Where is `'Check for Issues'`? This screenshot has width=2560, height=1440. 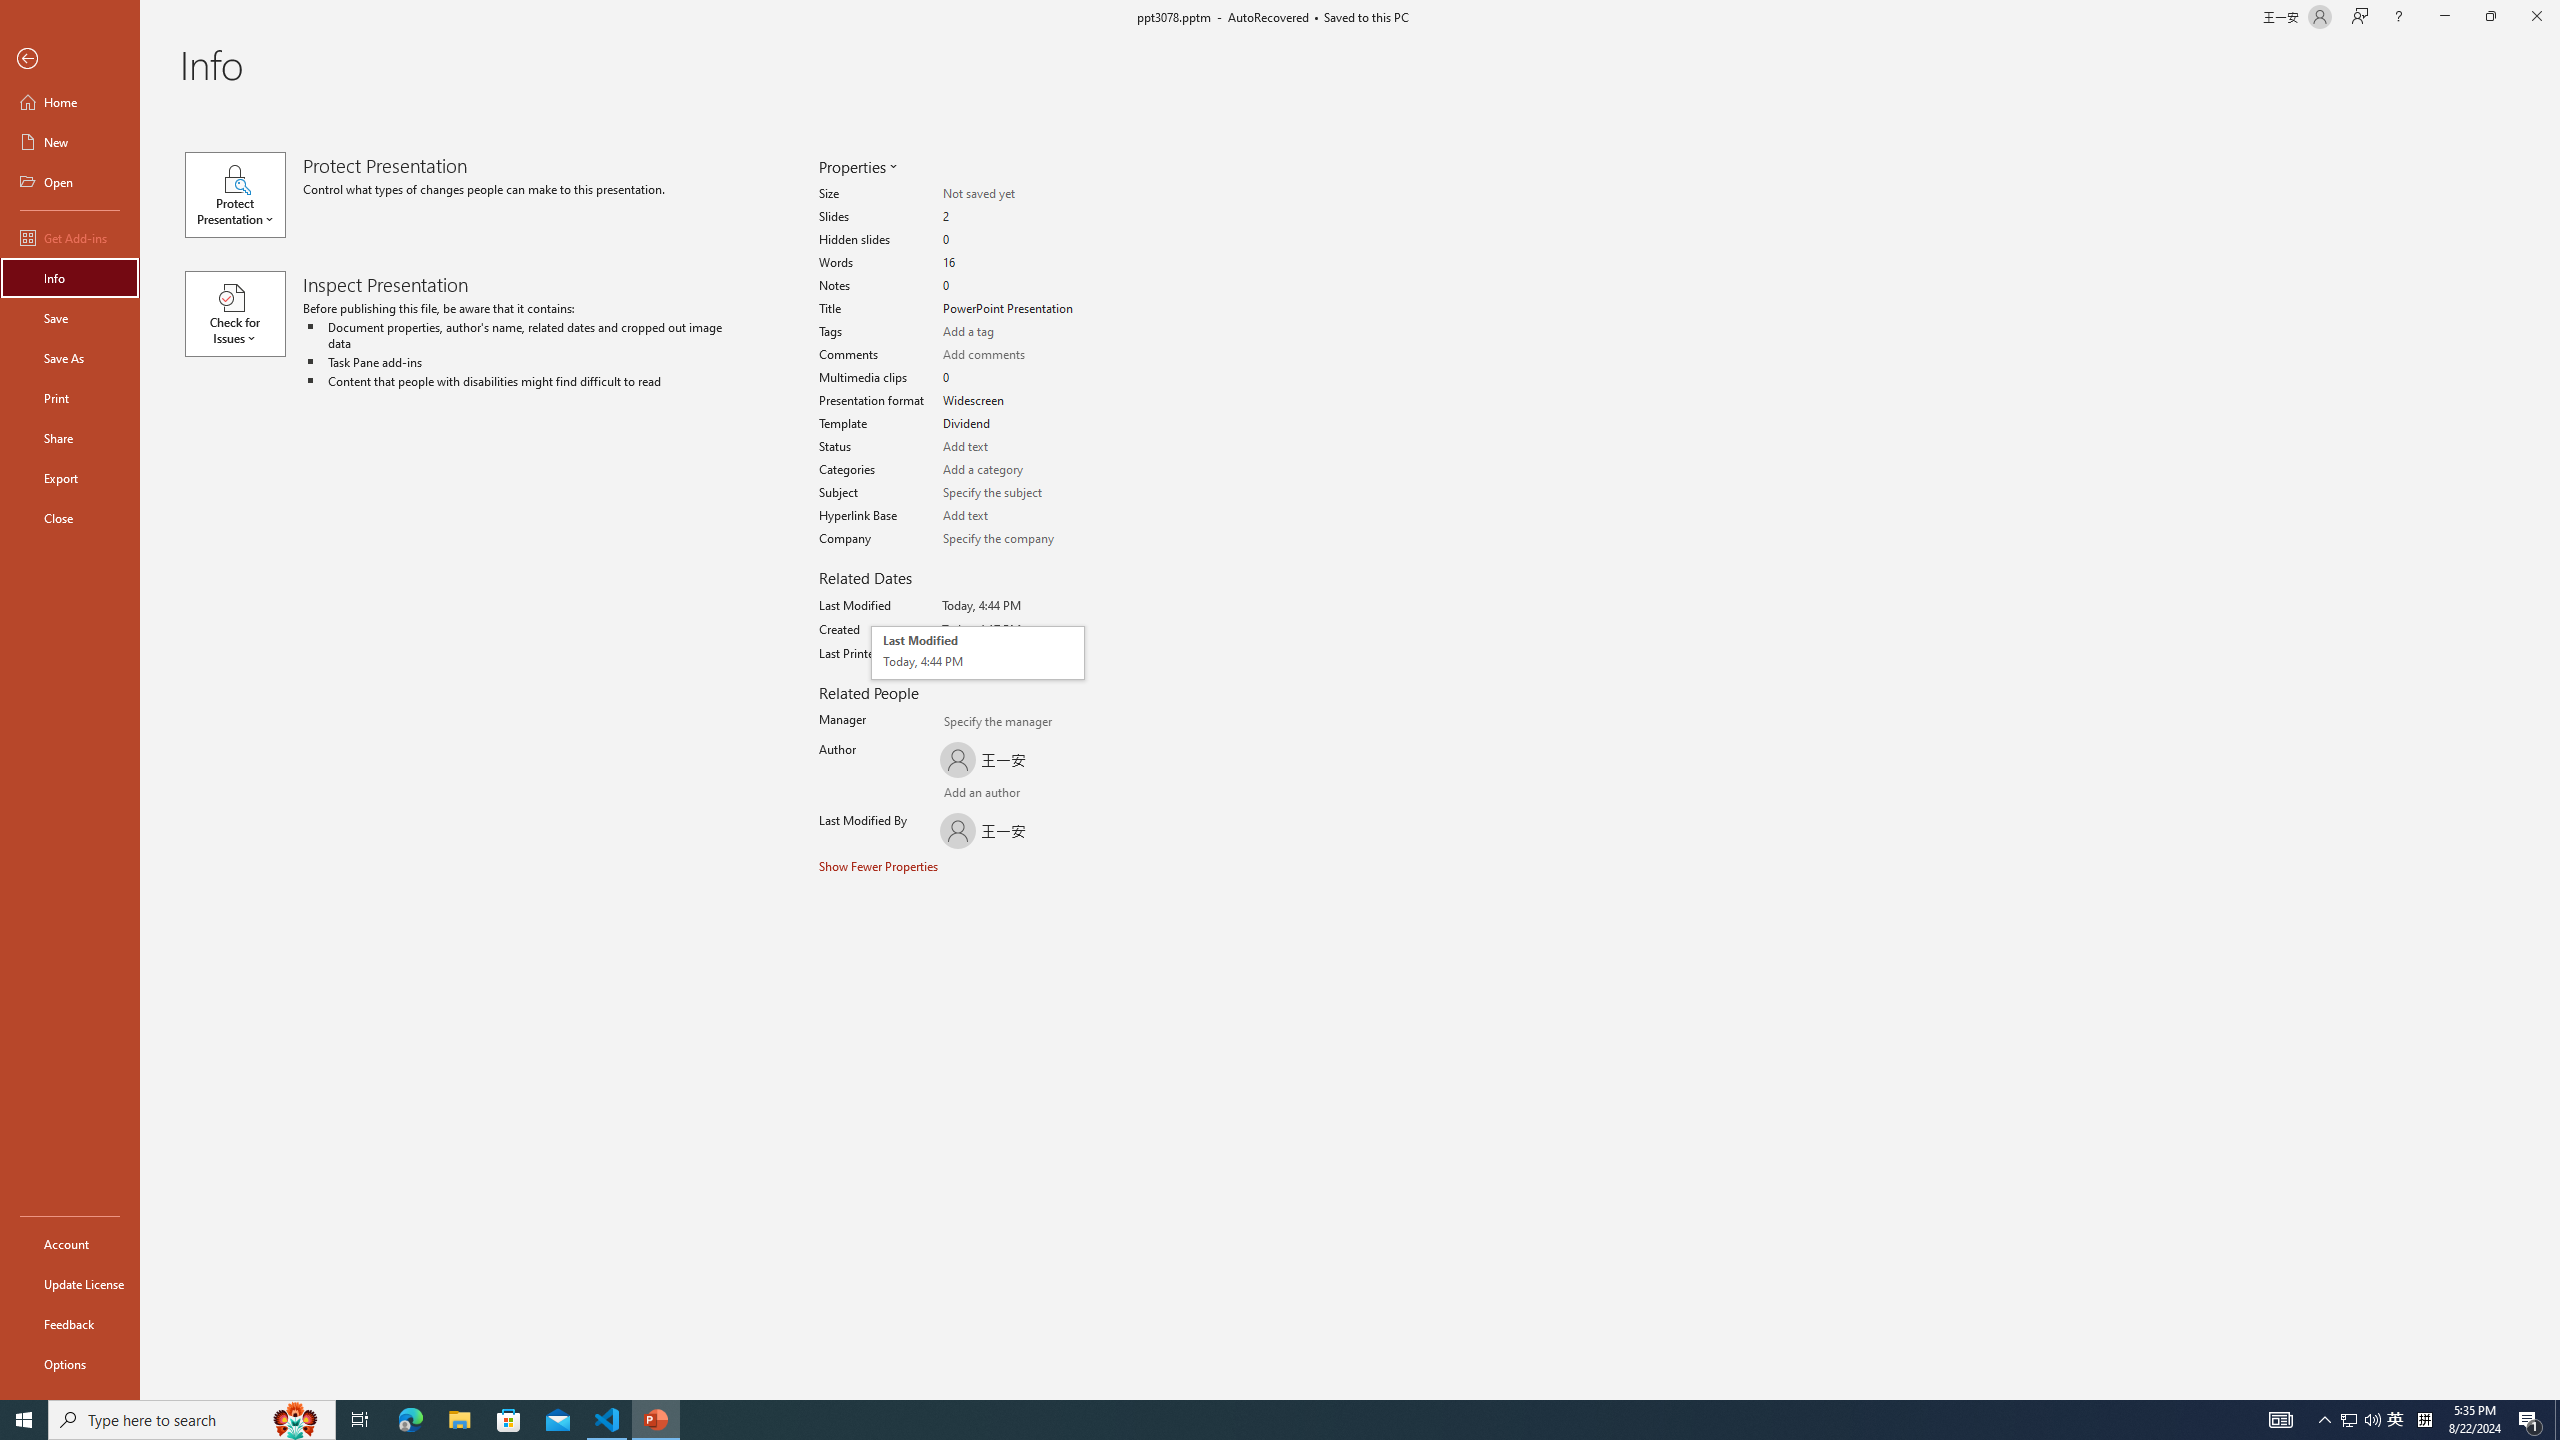 'Check for Issues' is located at coordinates (242, 313).